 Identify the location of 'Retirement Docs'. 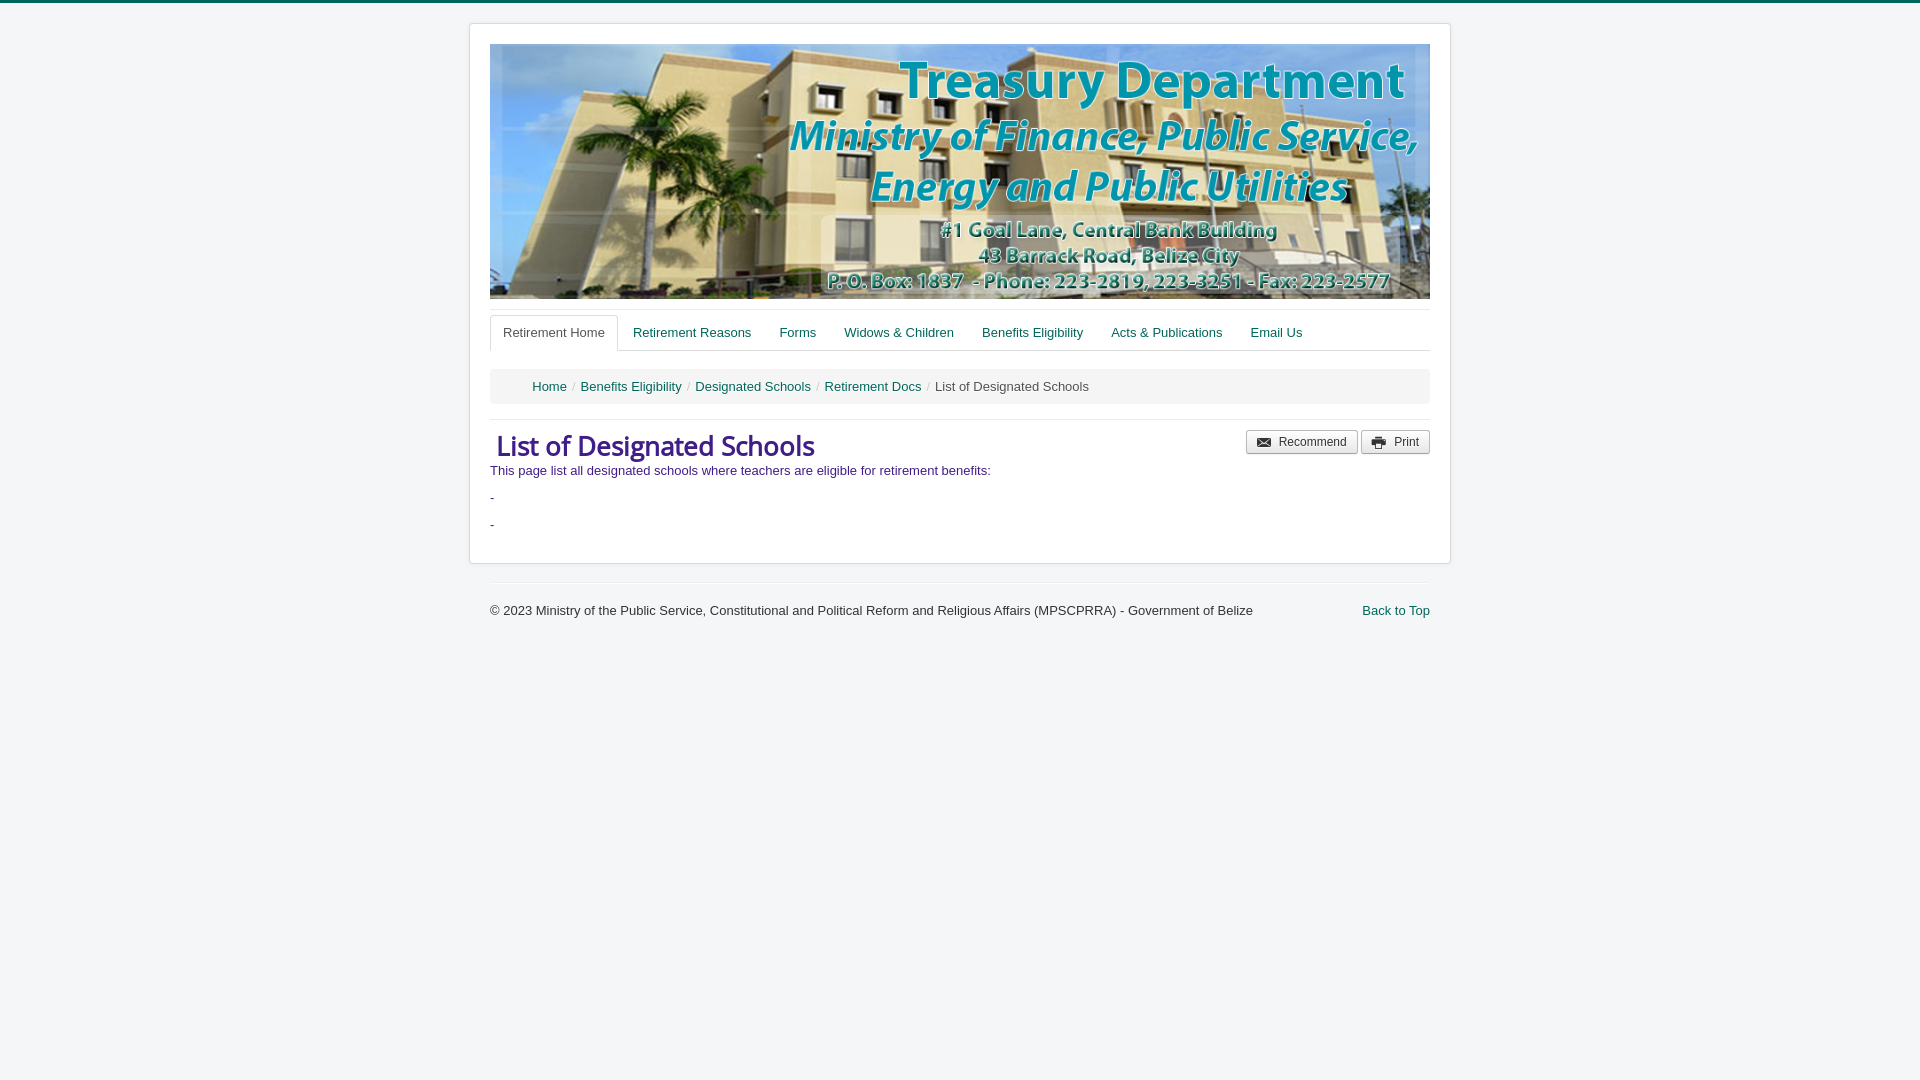
(873, 386).